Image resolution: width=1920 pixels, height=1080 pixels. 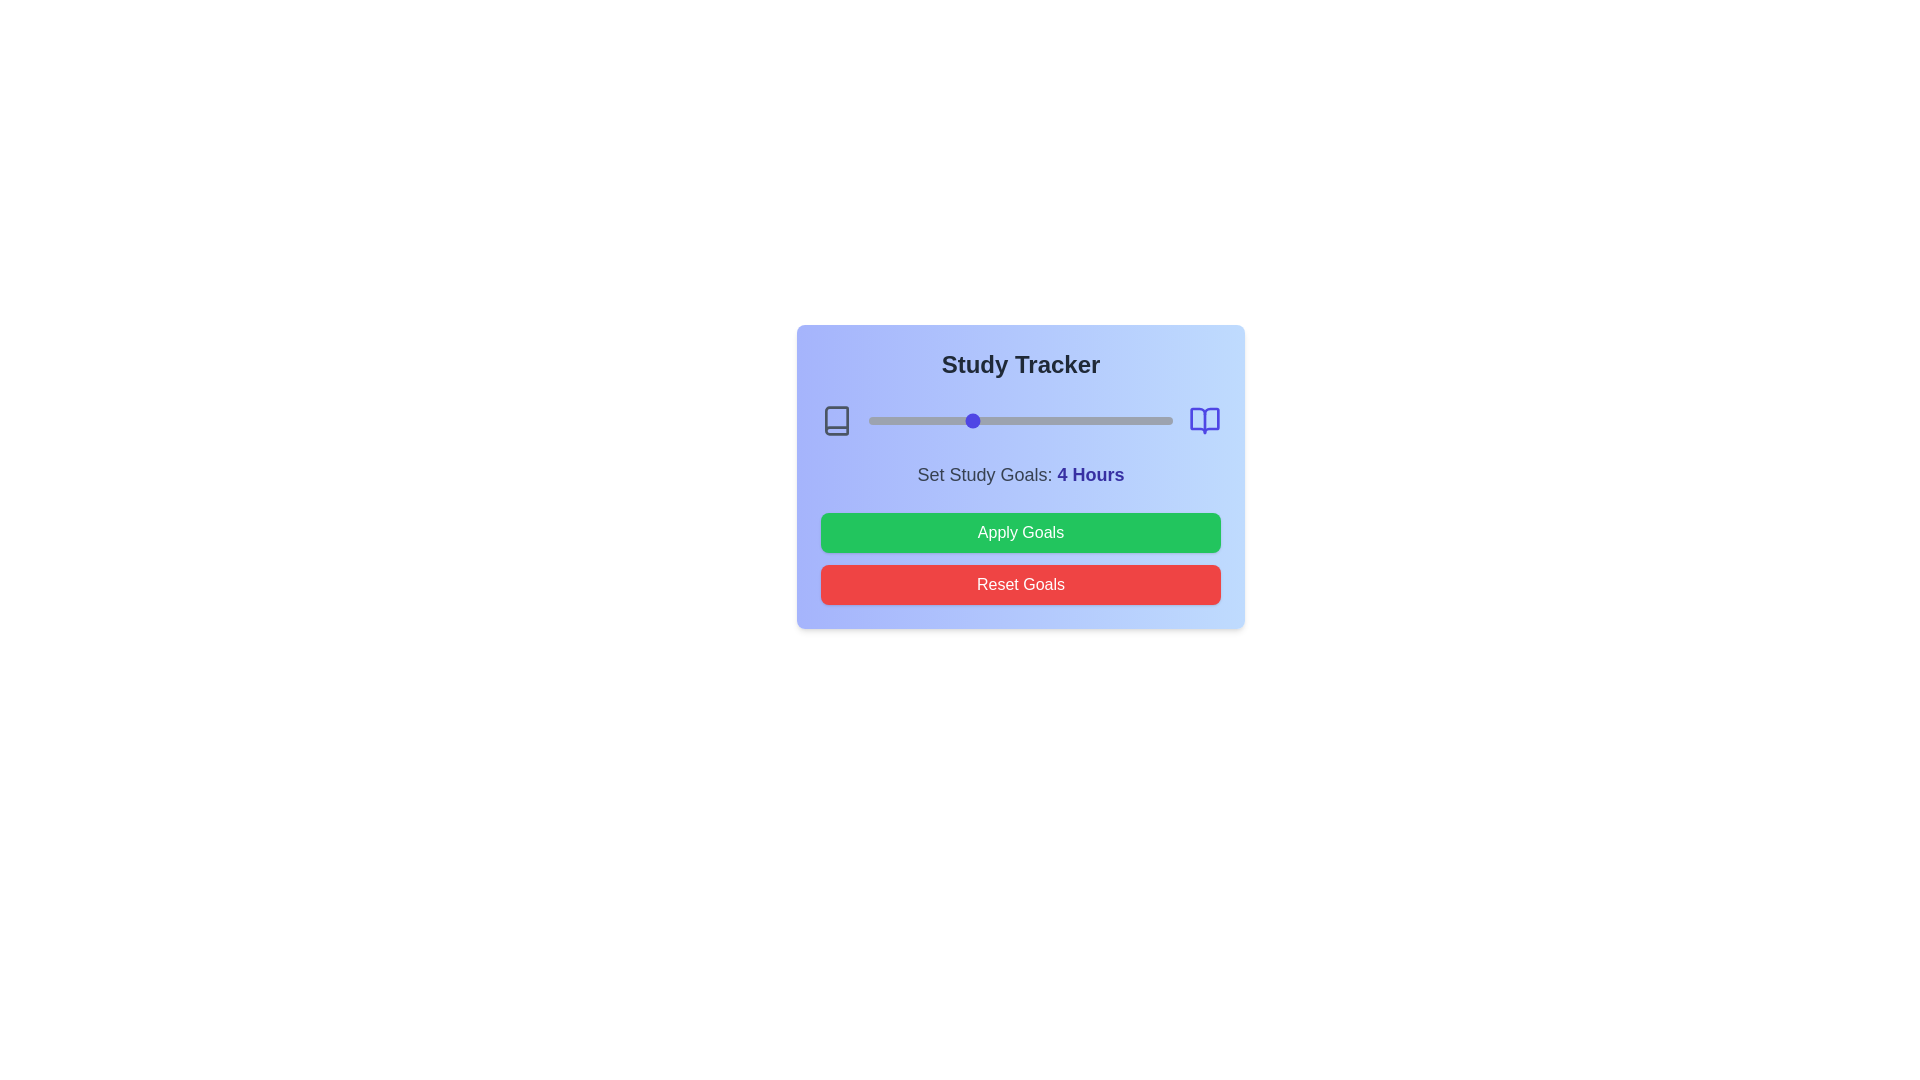 What do you see at coordinates (868, 419) in the screenshot?
I see `the study hours slider to 1 hours` at bounding box center [868, 419].